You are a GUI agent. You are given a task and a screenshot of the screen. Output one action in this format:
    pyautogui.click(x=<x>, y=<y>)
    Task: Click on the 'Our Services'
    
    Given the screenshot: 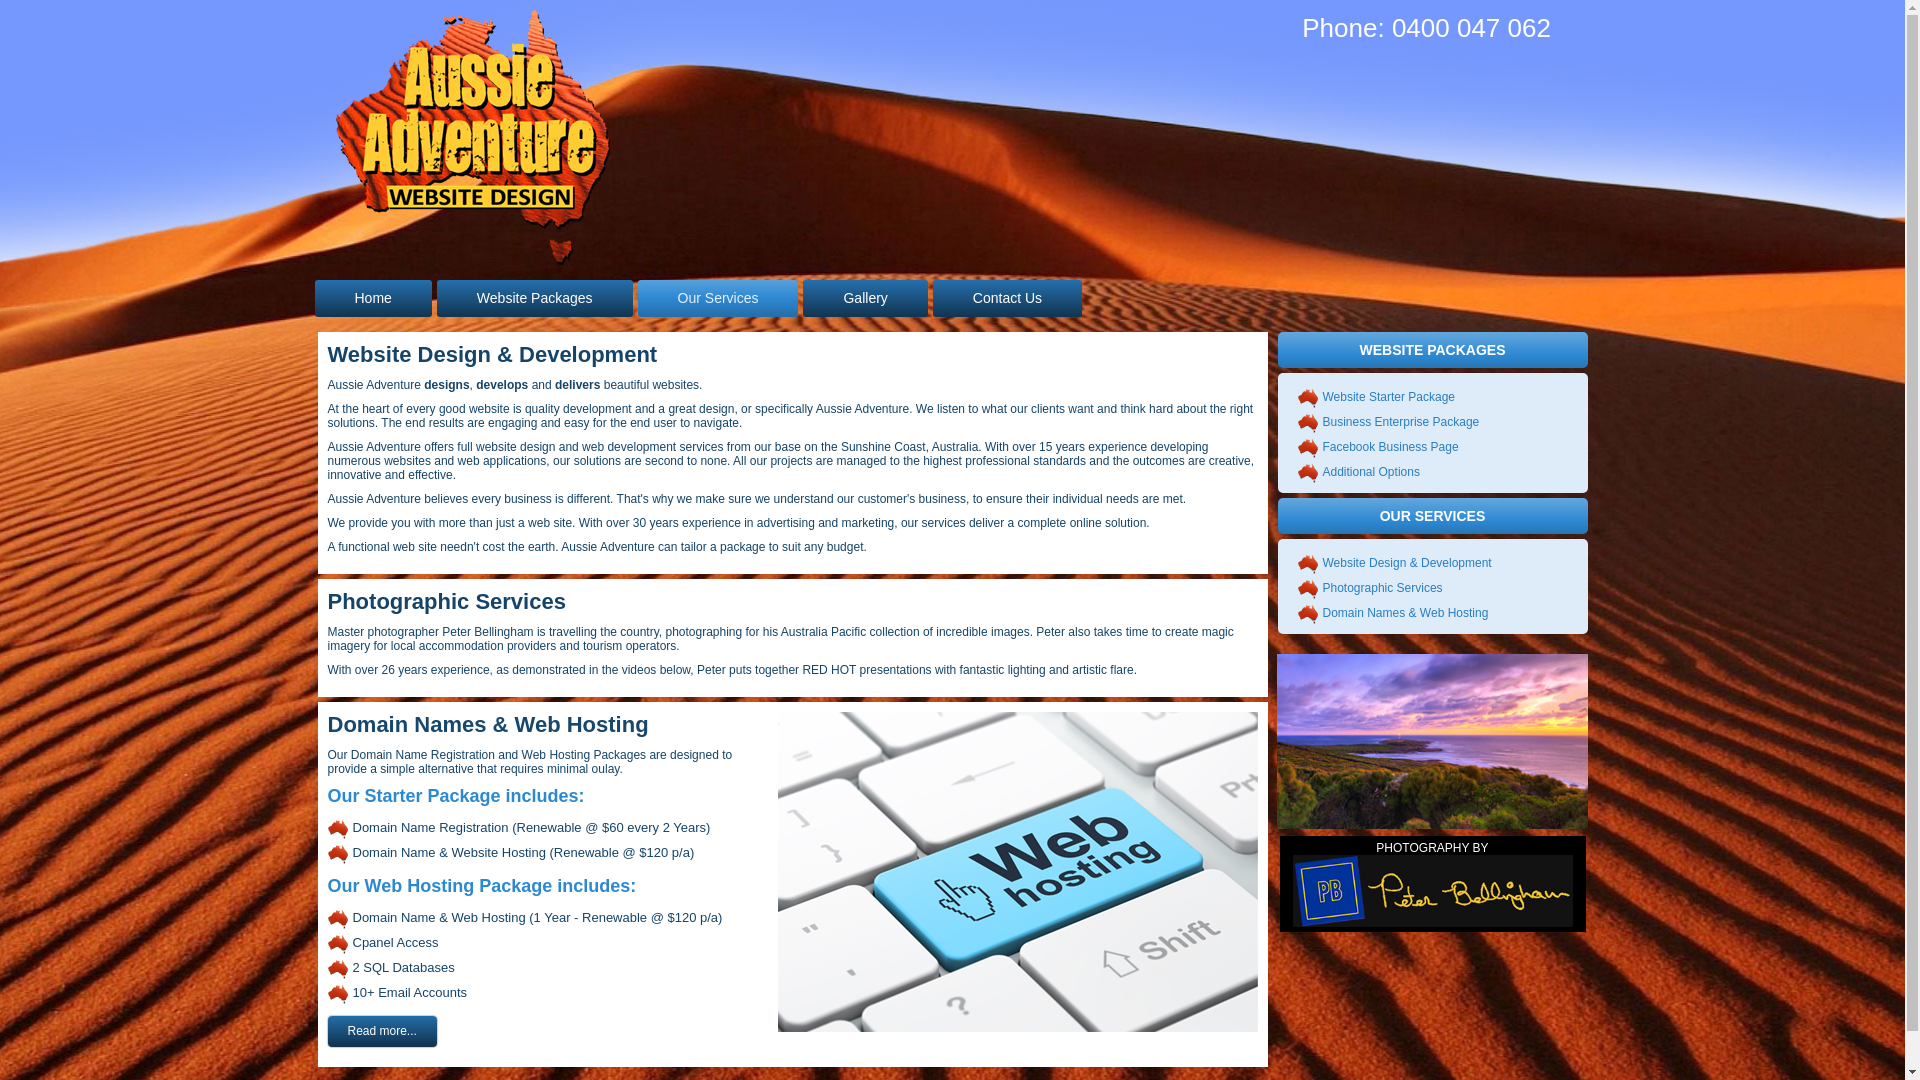 What is the action you would take?
    pyautogui.click(x=718, y=298)
    